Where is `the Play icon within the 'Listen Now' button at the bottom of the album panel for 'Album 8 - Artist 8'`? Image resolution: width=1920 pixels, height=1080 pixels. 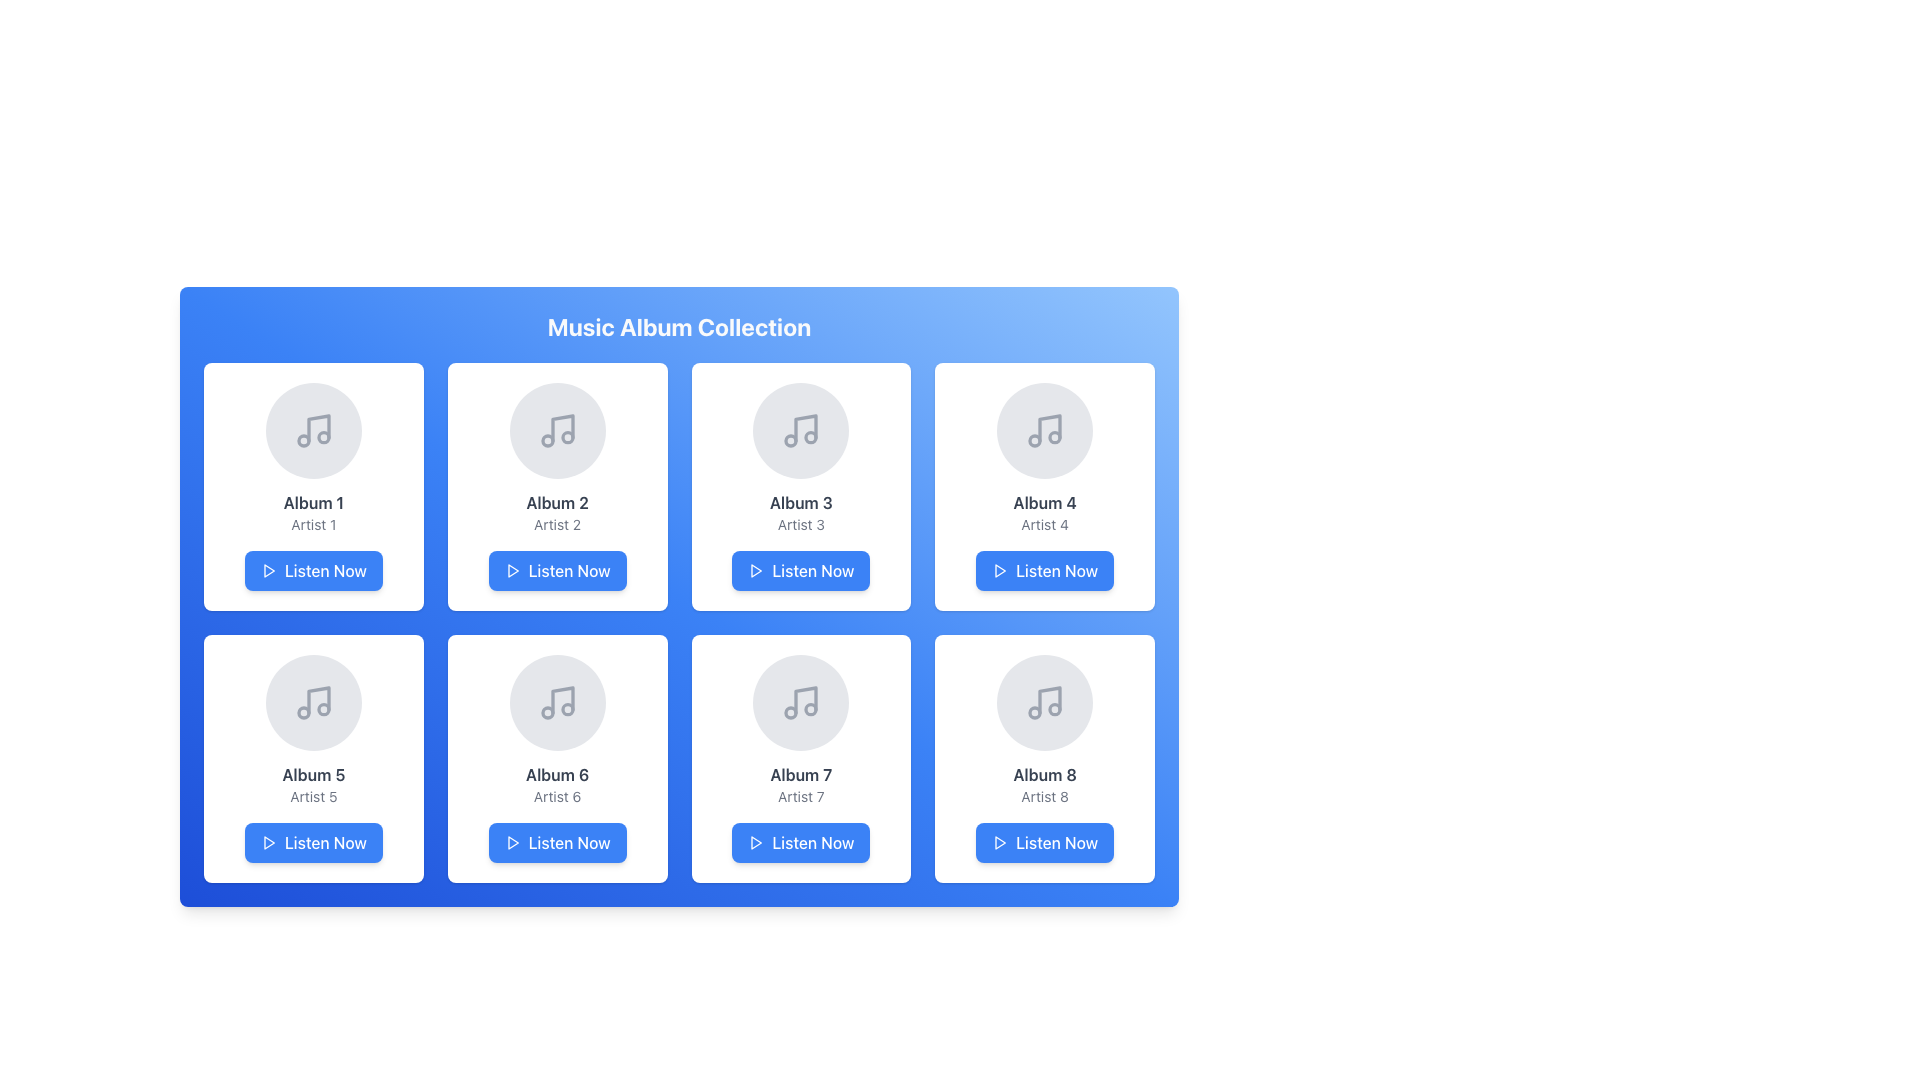 the Play icon within the 'Listen Now' button at the bottom of the album panel for 'Album 8 - Artist 8' is located at coordinates (1000, 843).